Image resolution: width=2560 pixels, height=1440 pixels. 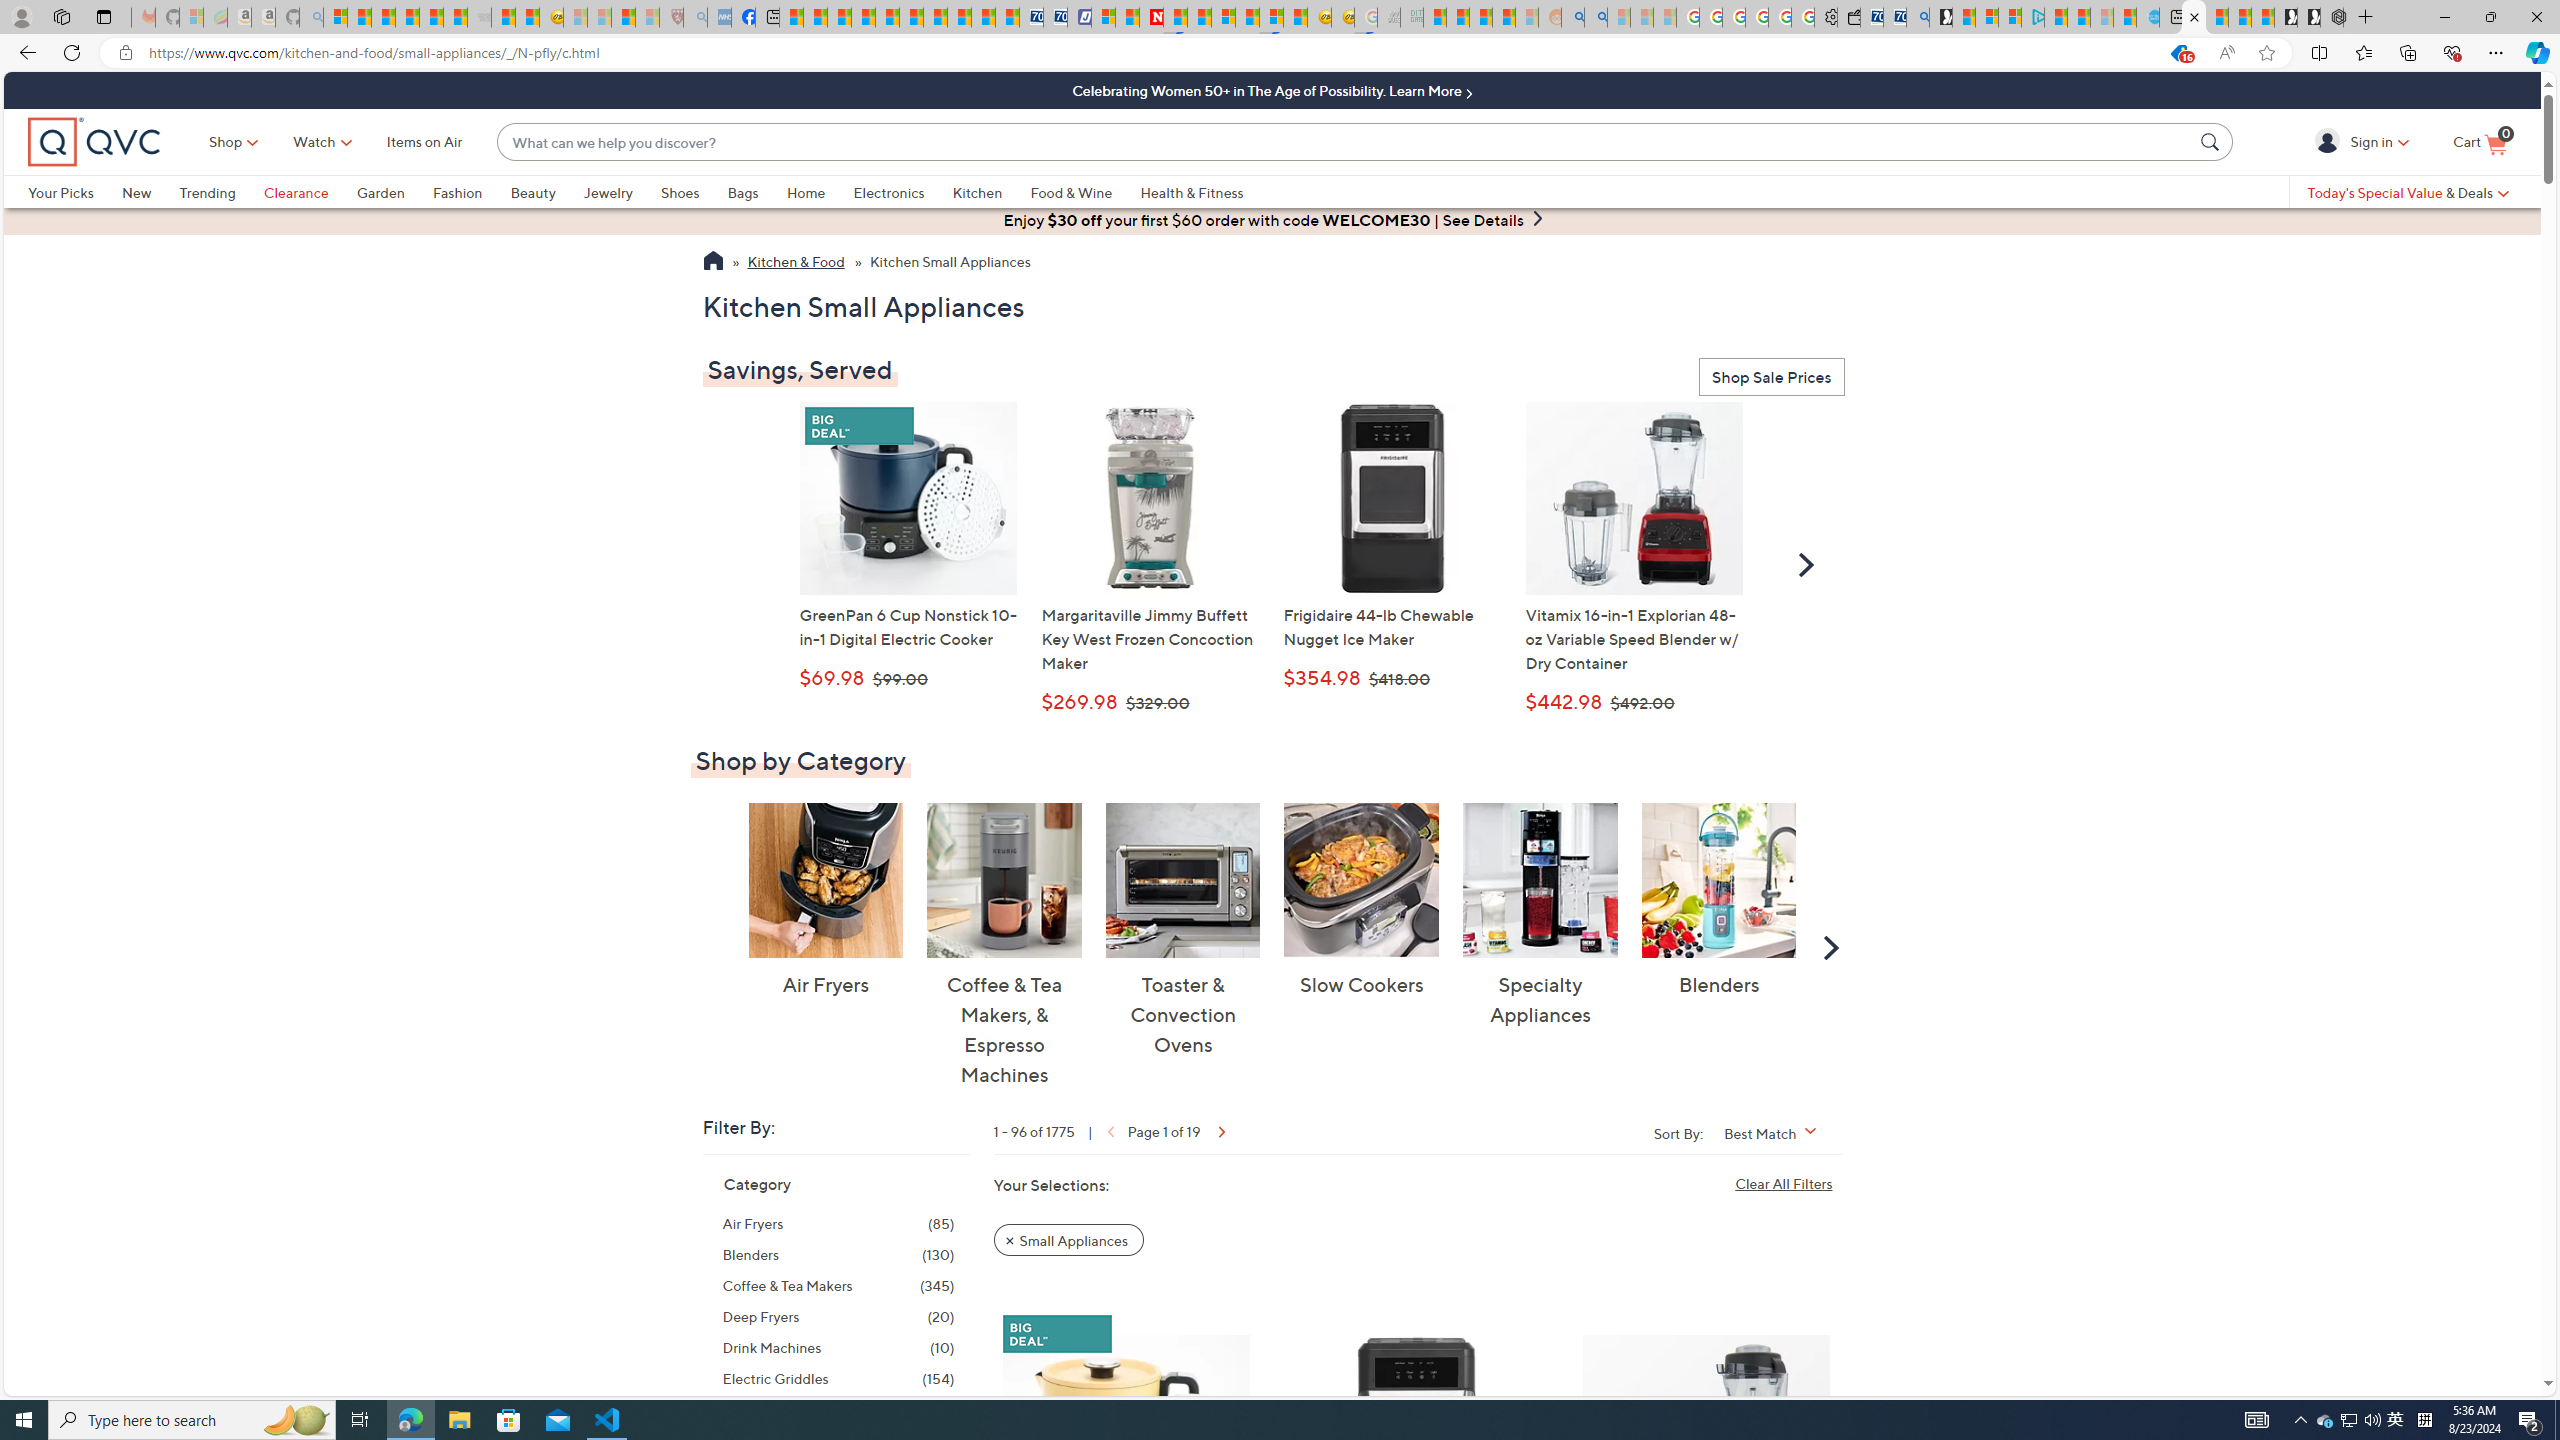 What do you see at coordinates (1151, 16) in the screenshot?
I see `'Latest Politics News & Archive | Newsweek.com'` at bounding box center [1151, 16].